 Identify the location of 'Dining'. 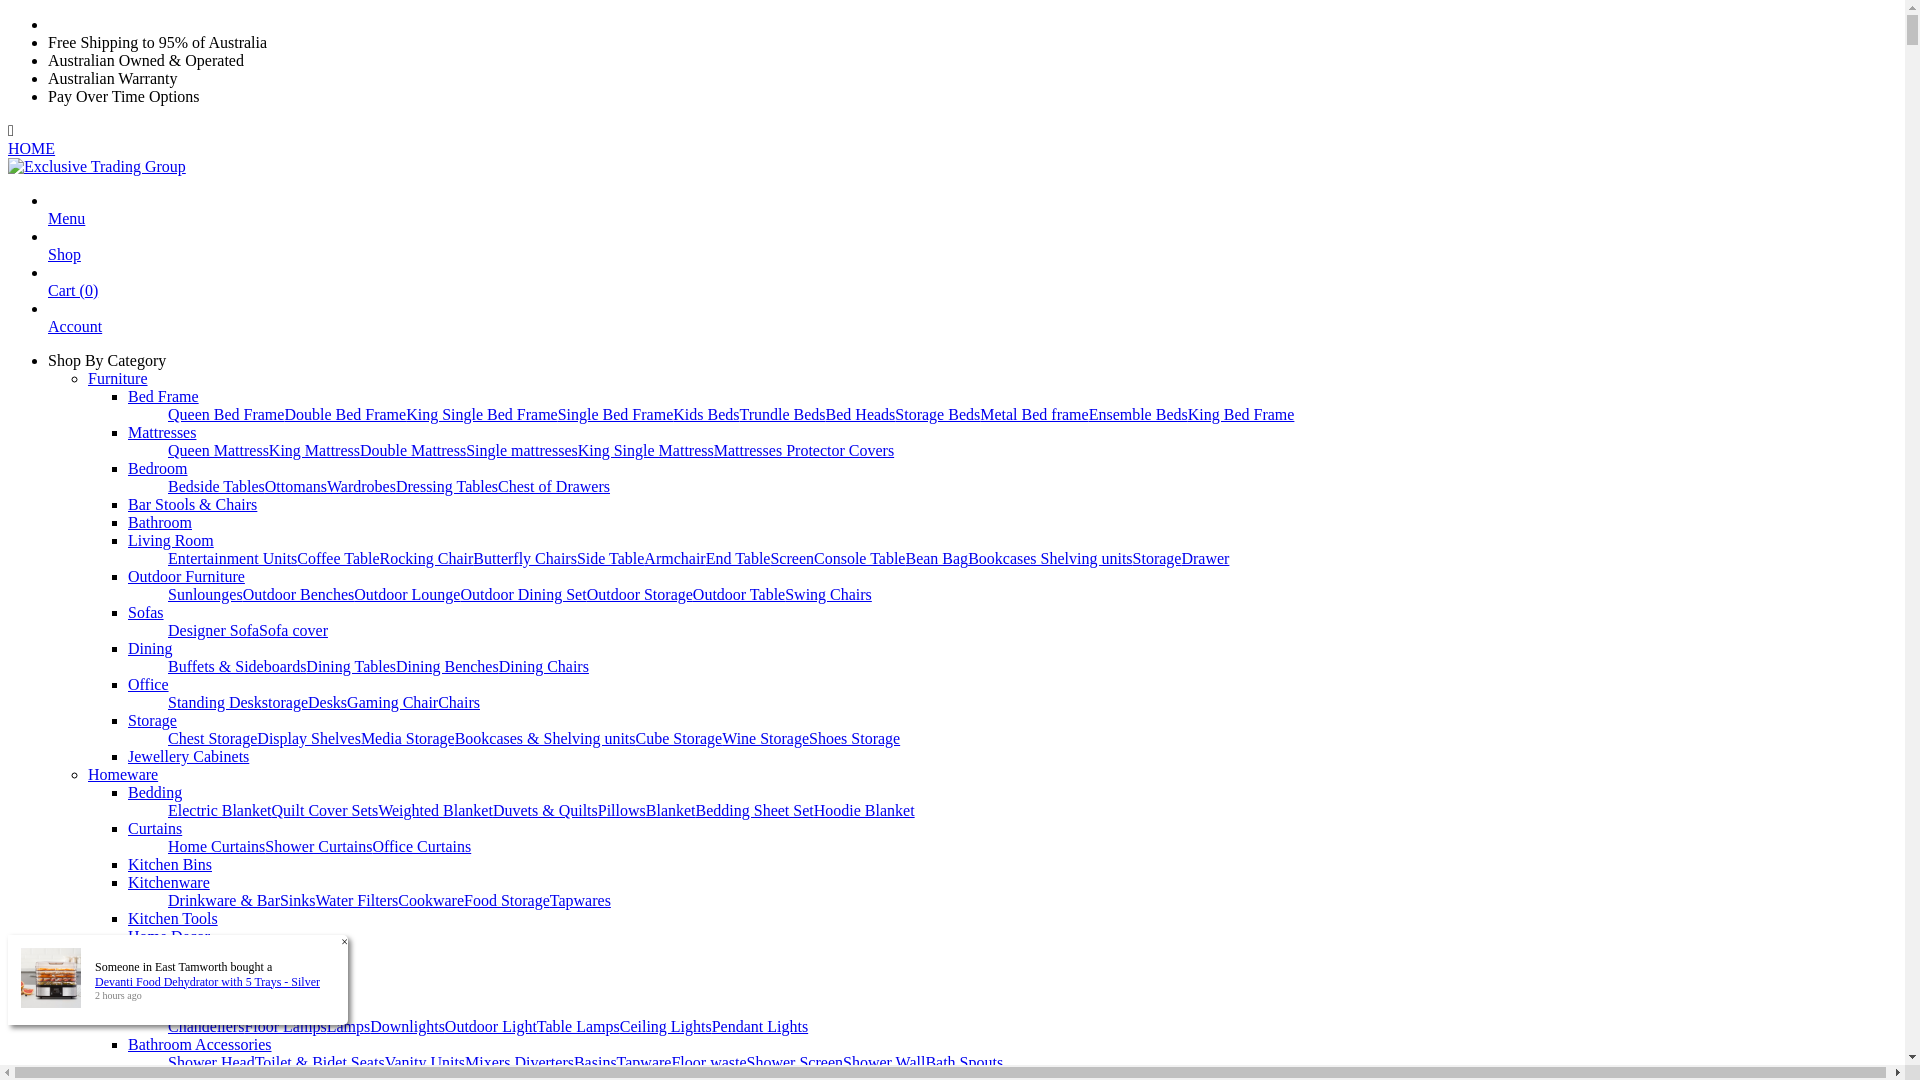
(127, 648).